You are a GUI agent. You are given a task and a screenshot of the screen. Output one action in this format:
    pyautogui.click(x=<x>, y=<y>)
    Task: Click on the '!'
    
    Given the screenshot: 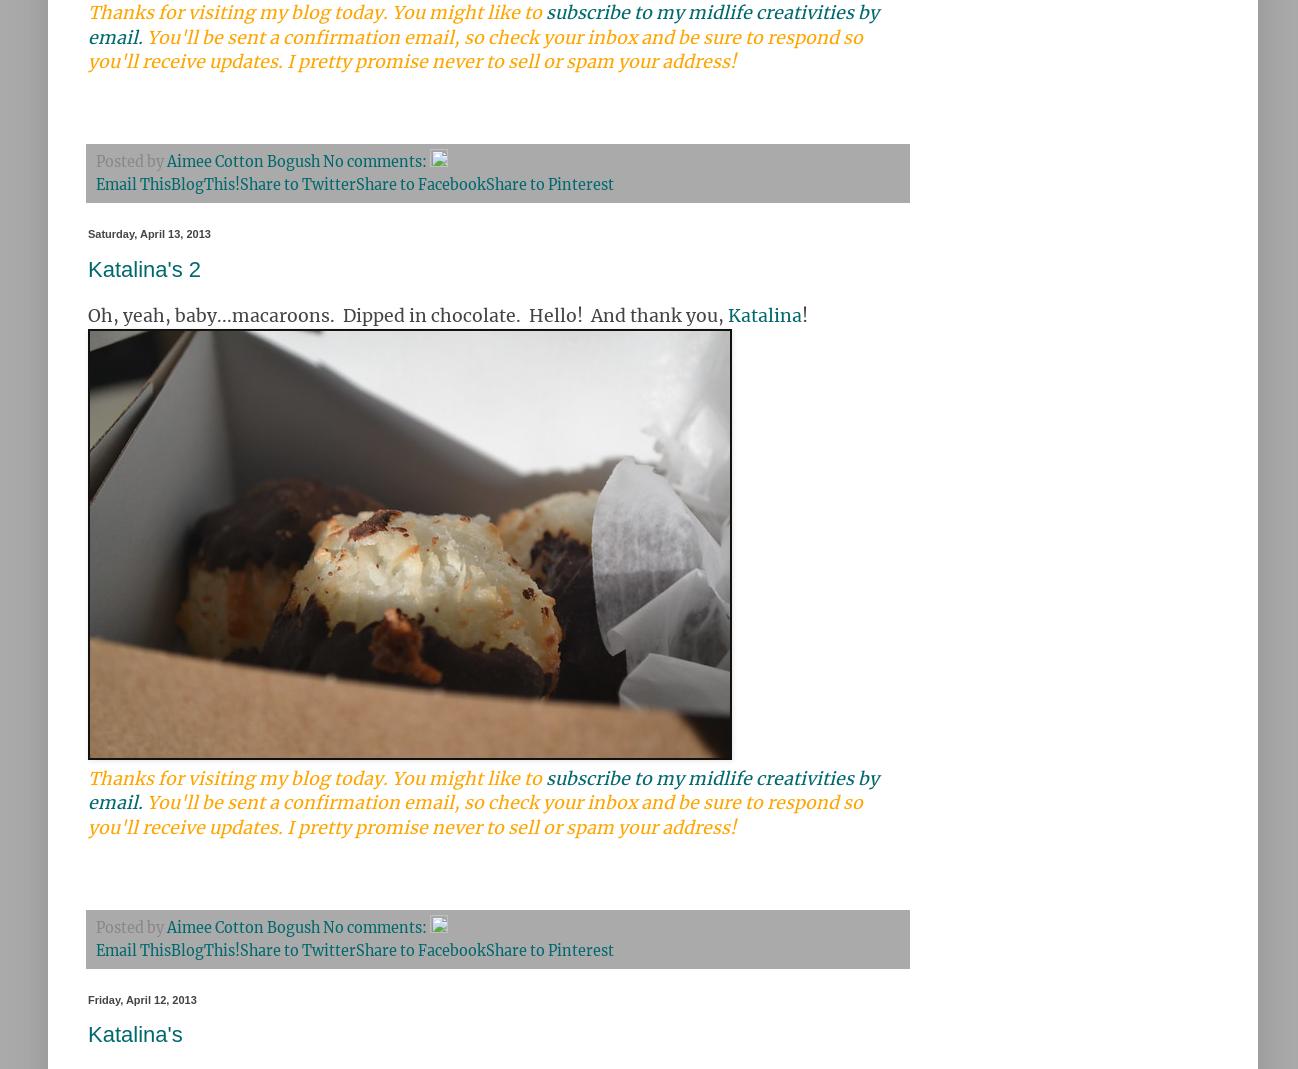 What is the action you would take?
    pyautogui.click(x=804, y=314)
    